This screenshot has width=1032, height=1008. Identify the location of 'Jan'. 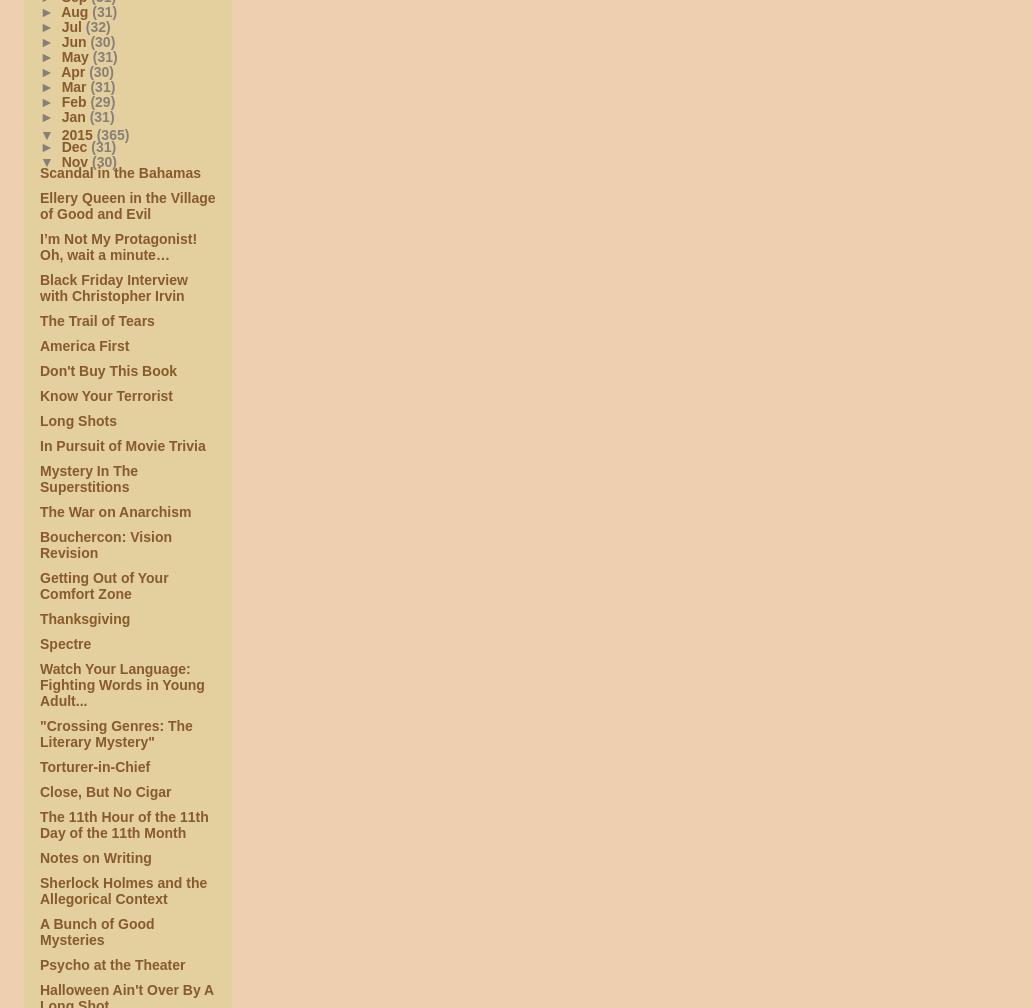
(60, 116).